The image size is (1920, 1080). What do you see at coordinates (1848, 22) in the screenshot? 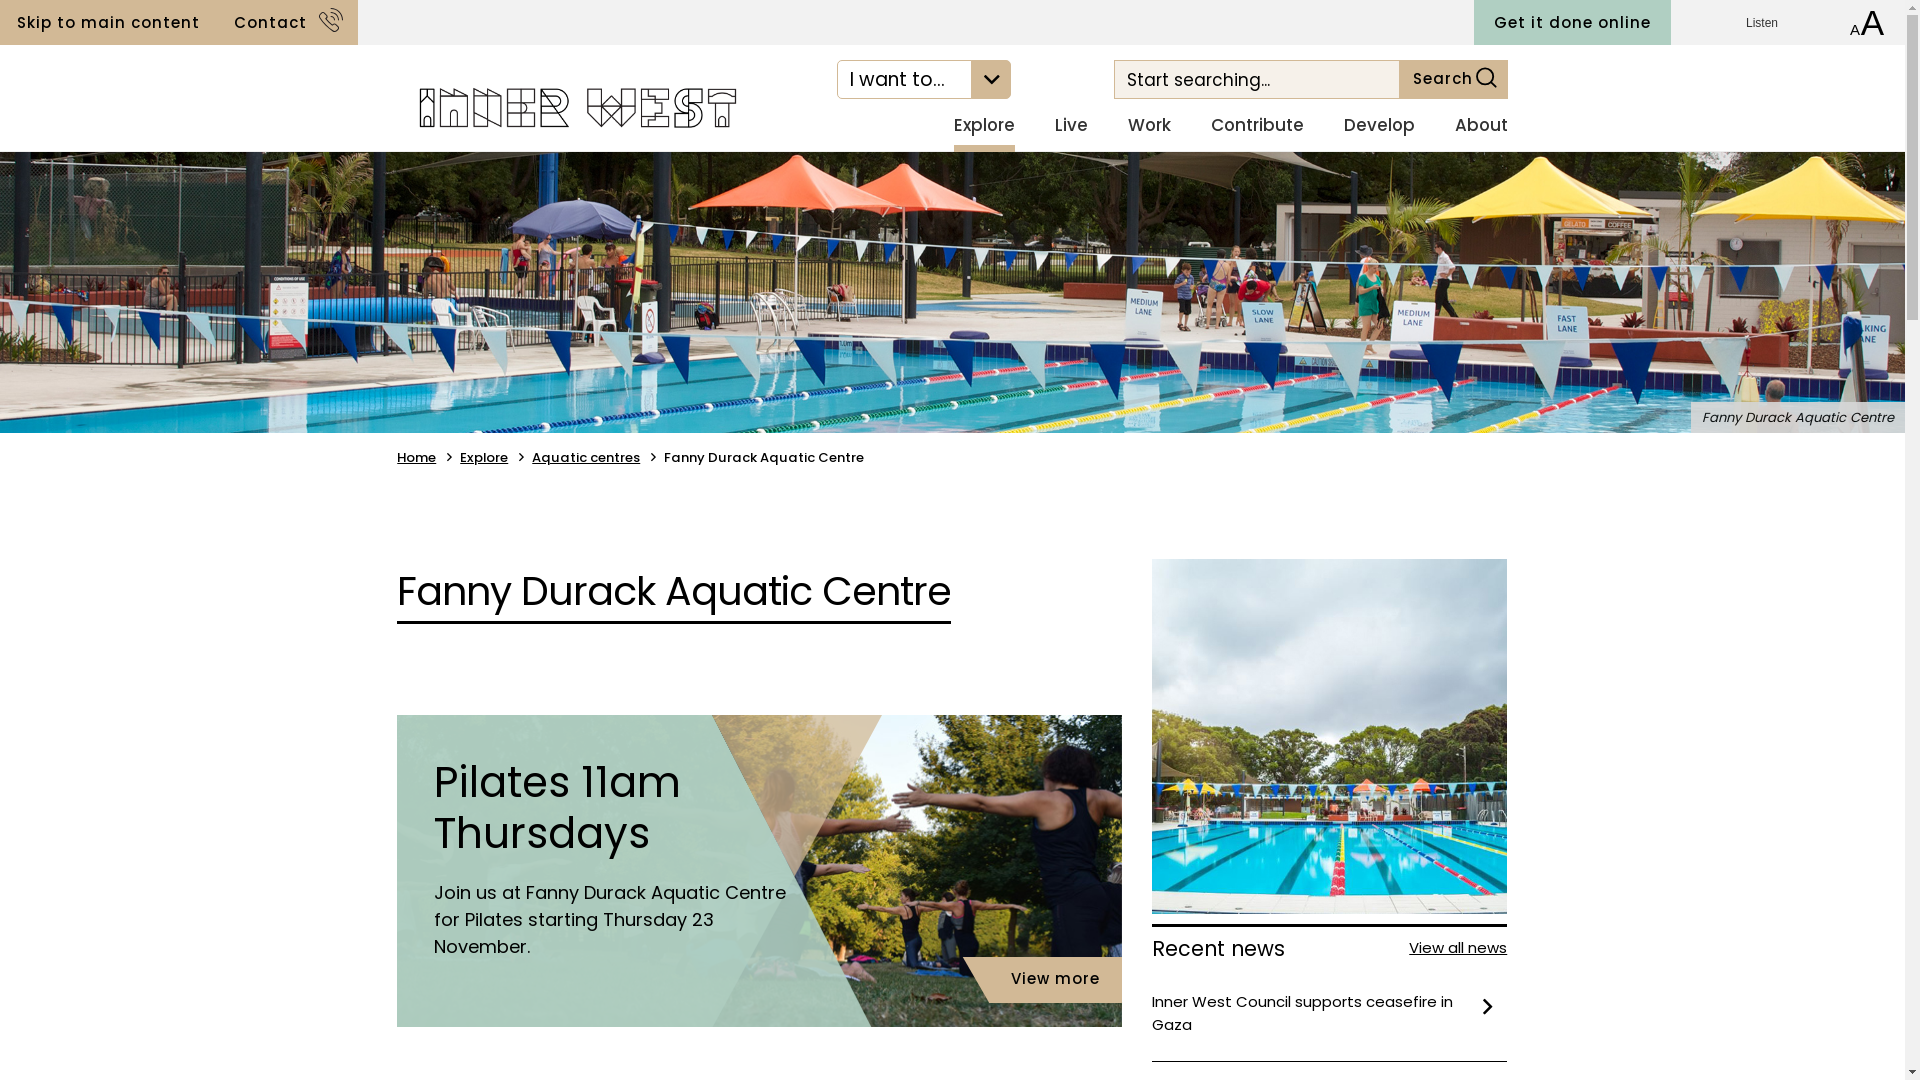
I see `'Decrease font size'` at bounding box center [1848, 22].